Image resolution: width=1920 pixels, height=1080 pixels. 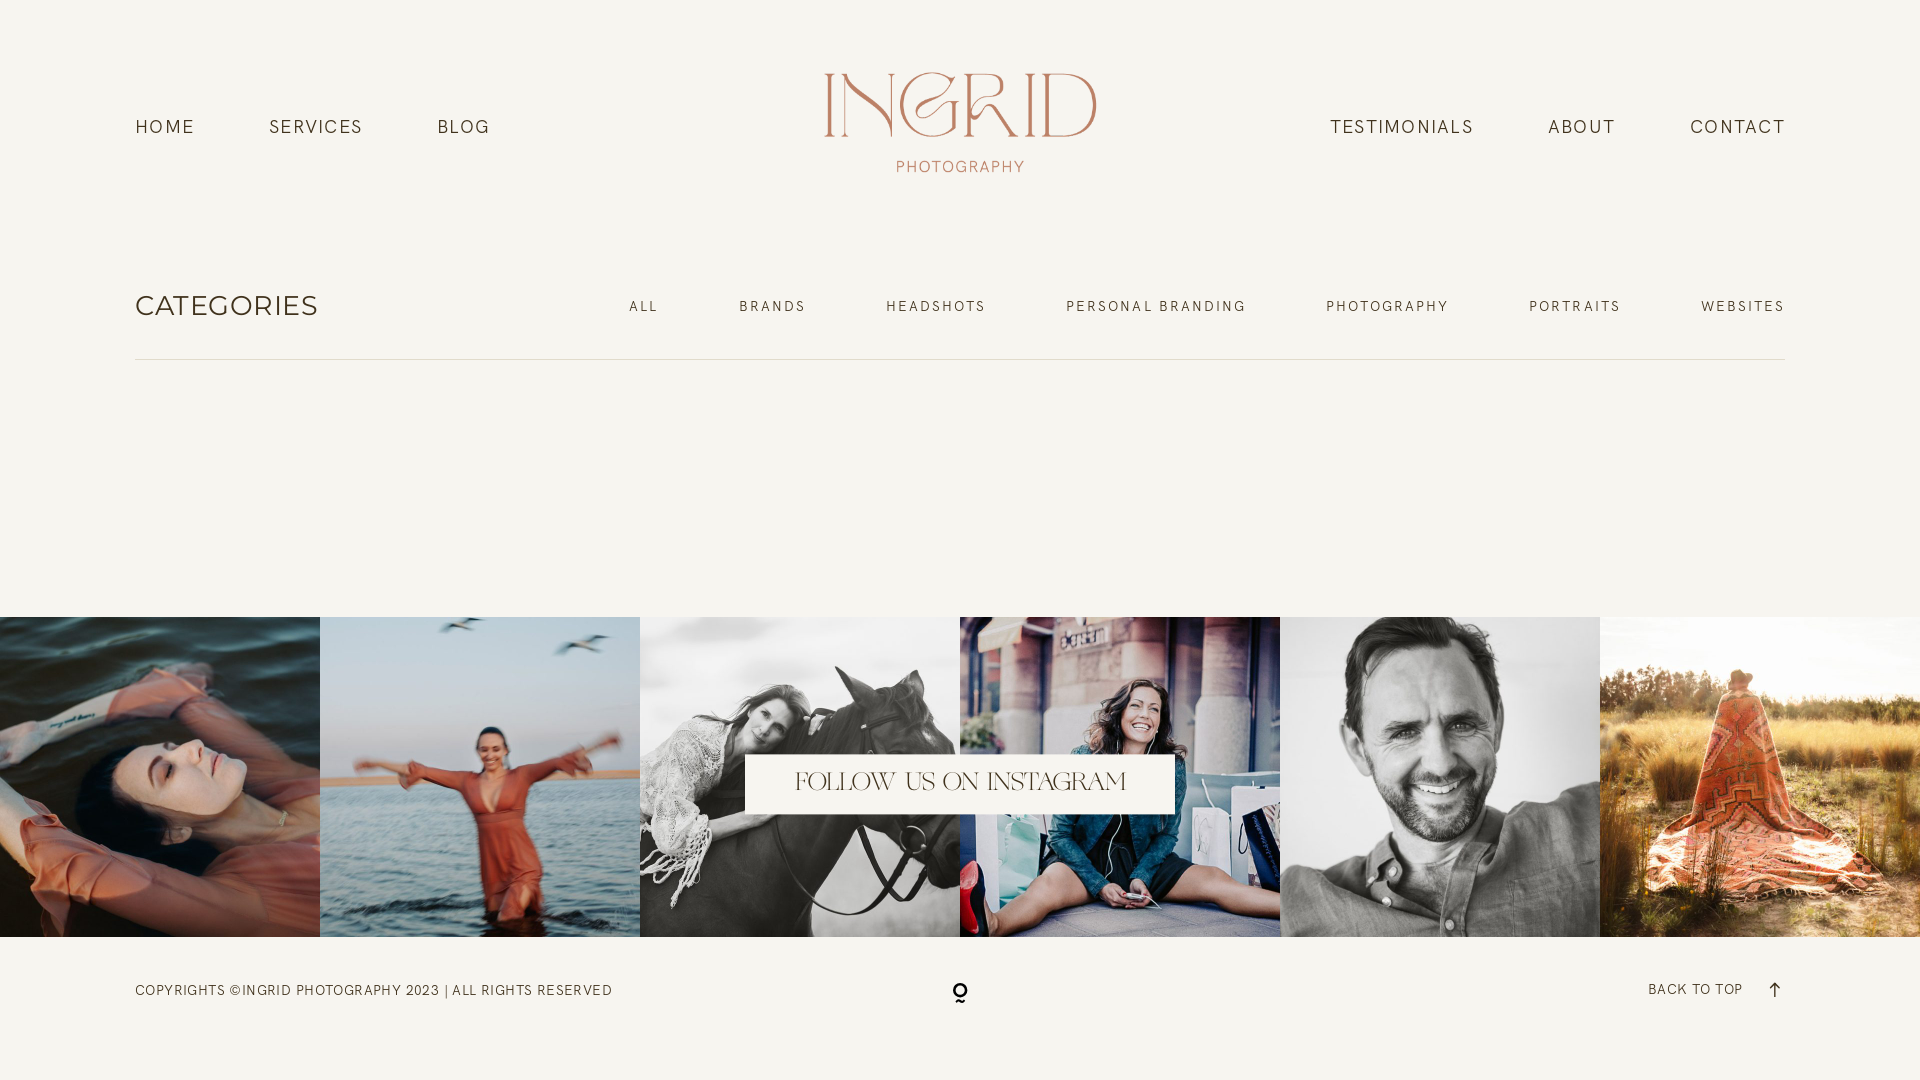 What do you see at coordinates (164, 127) in the screenshot?
I see `'HOME'` at bounding box center [164, 127].